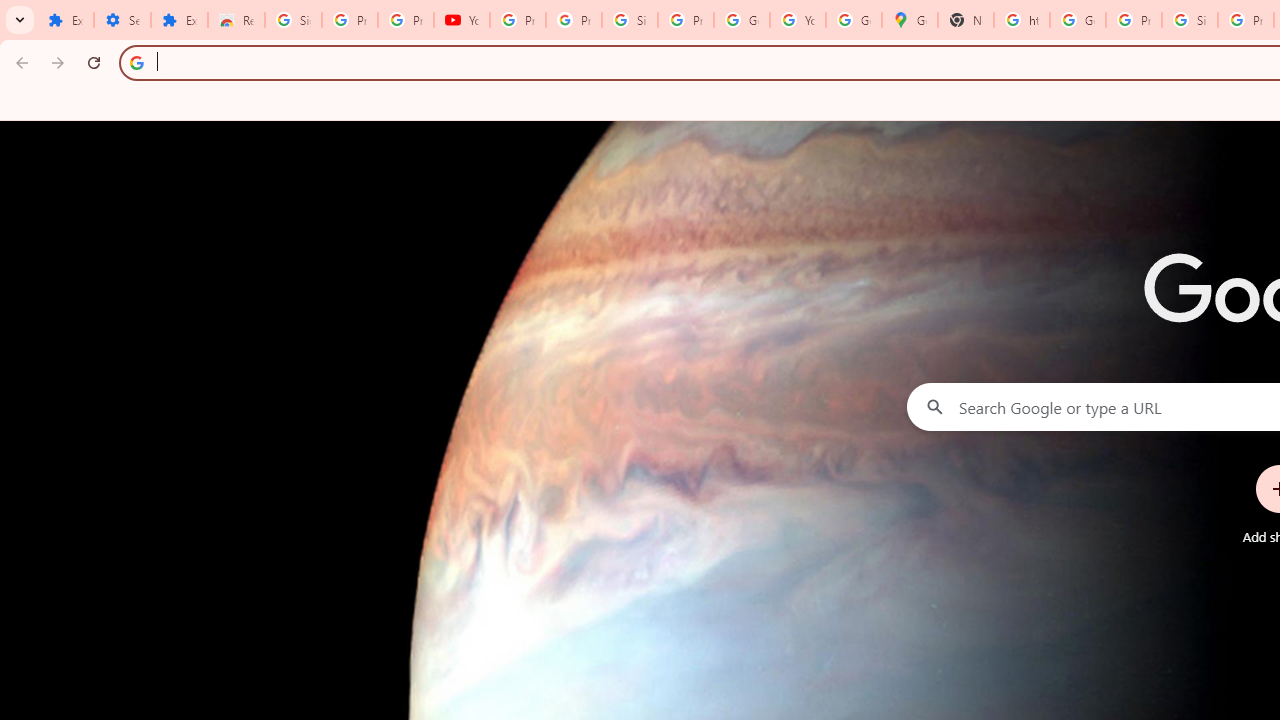  I want to click on 'Extensions', so click(65, 20).